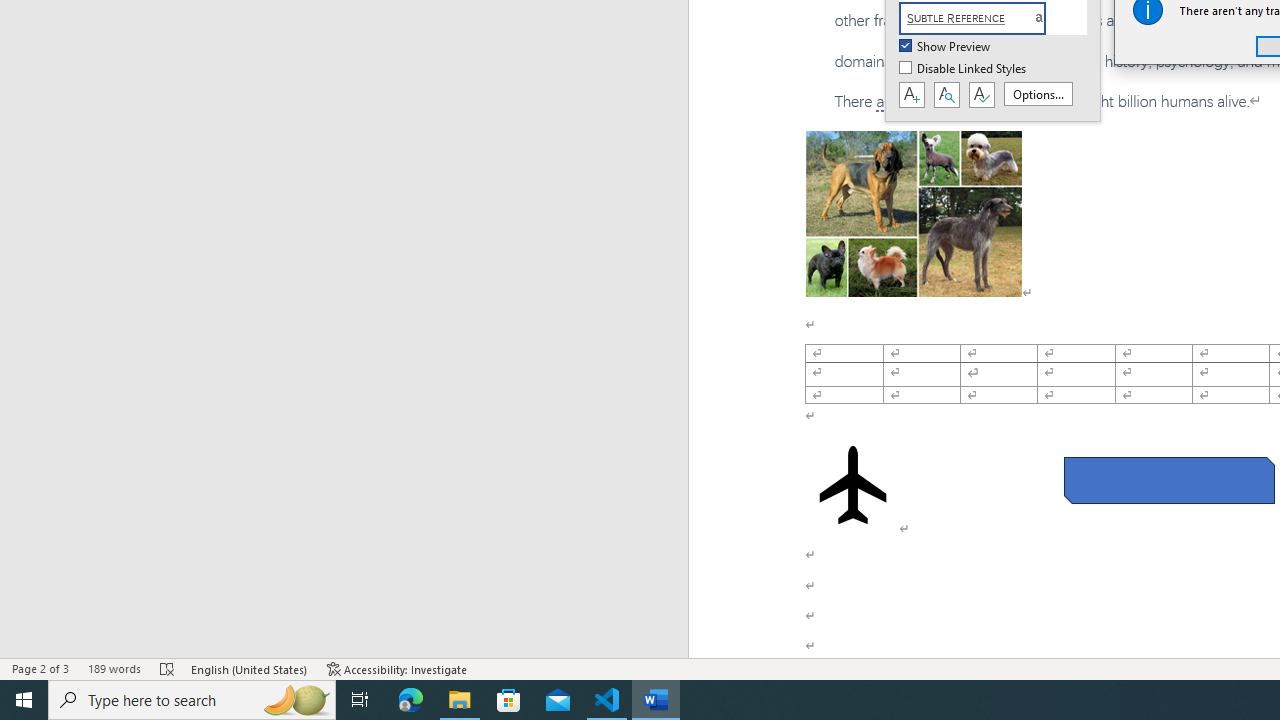  Describe the element at coordinates (410, 698) in the screenshot. I see `'Microsoft Edge'` at that location.